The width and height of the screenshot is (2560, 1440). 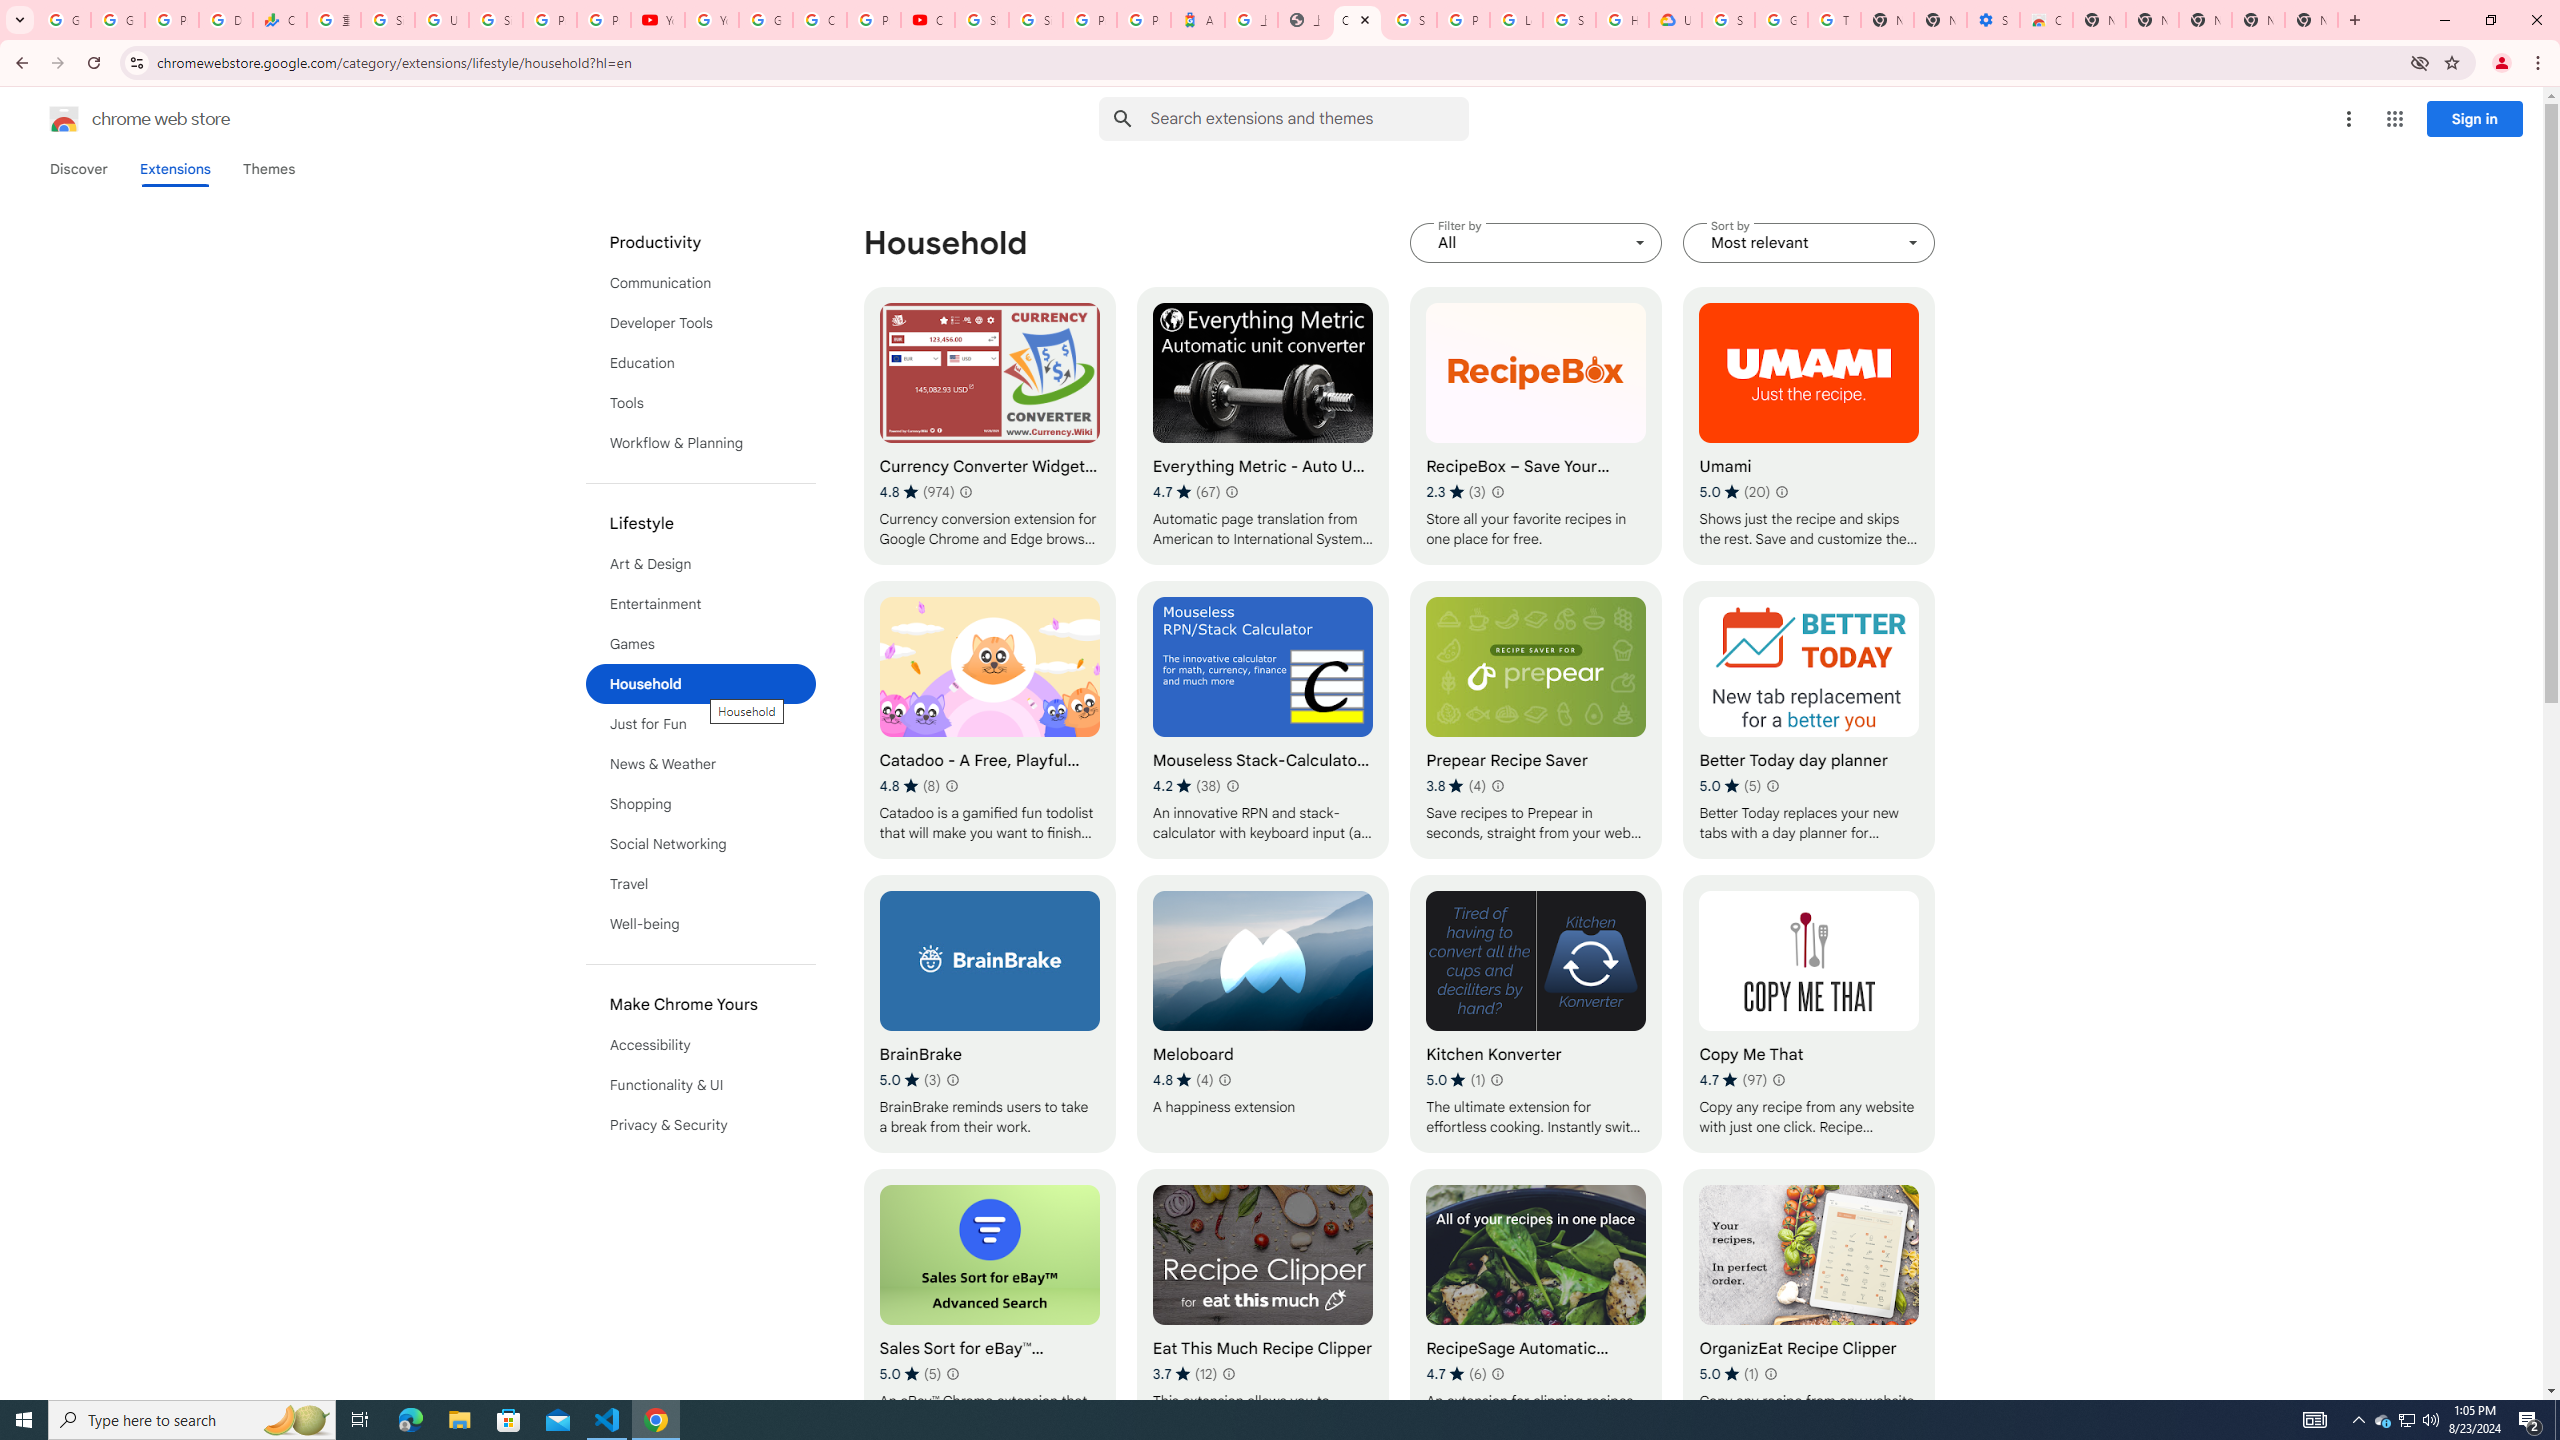 I want to click on 'Household (selected)', so click(x=701, y=683).